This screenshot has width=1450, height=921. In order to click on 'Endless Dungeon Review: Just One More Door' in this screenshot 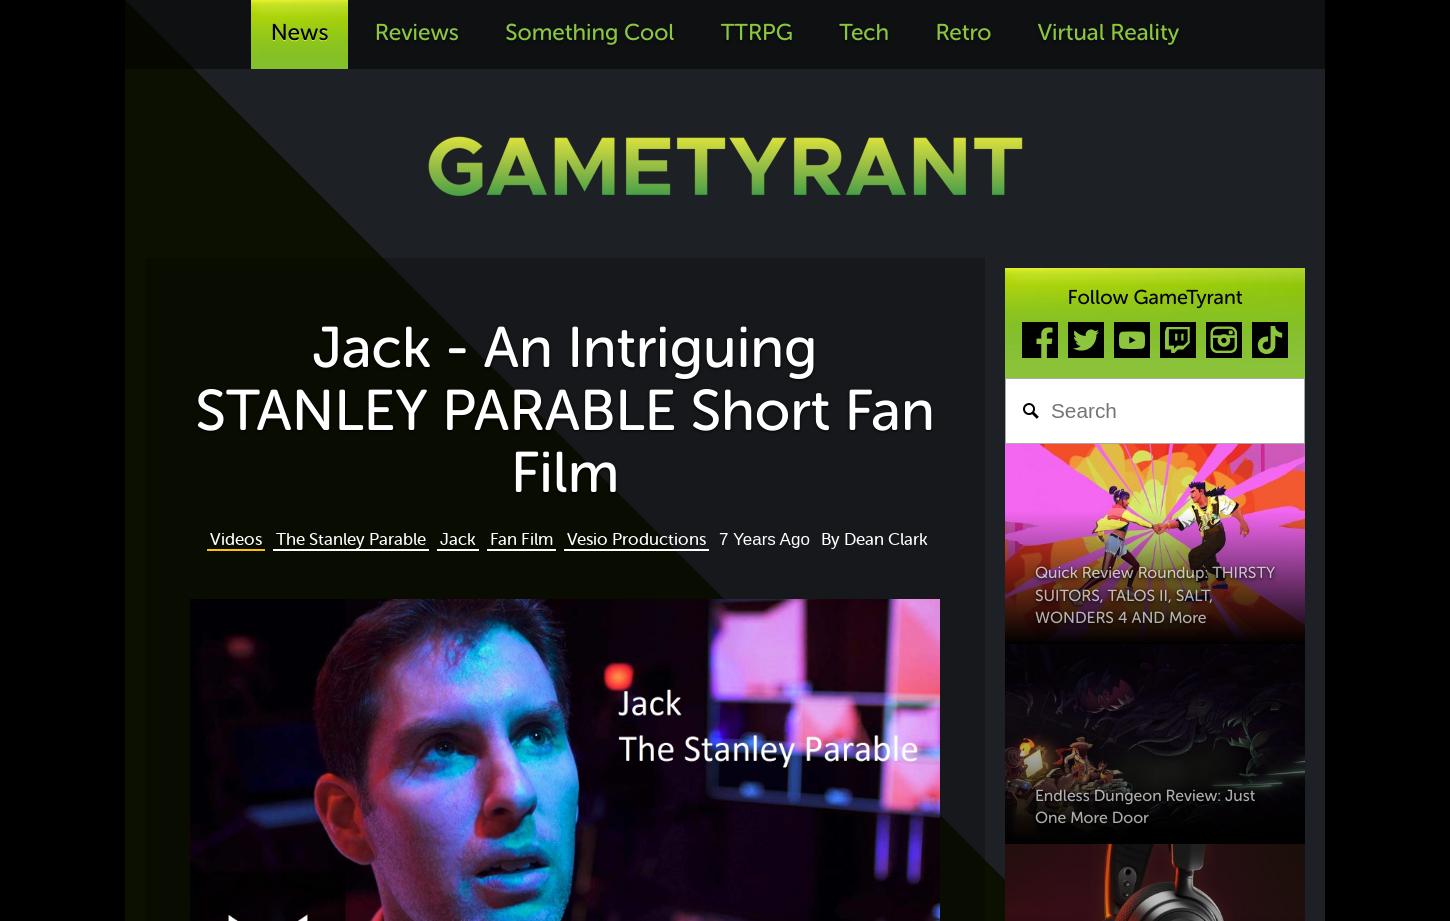, I will do `click(1144, 805)`.